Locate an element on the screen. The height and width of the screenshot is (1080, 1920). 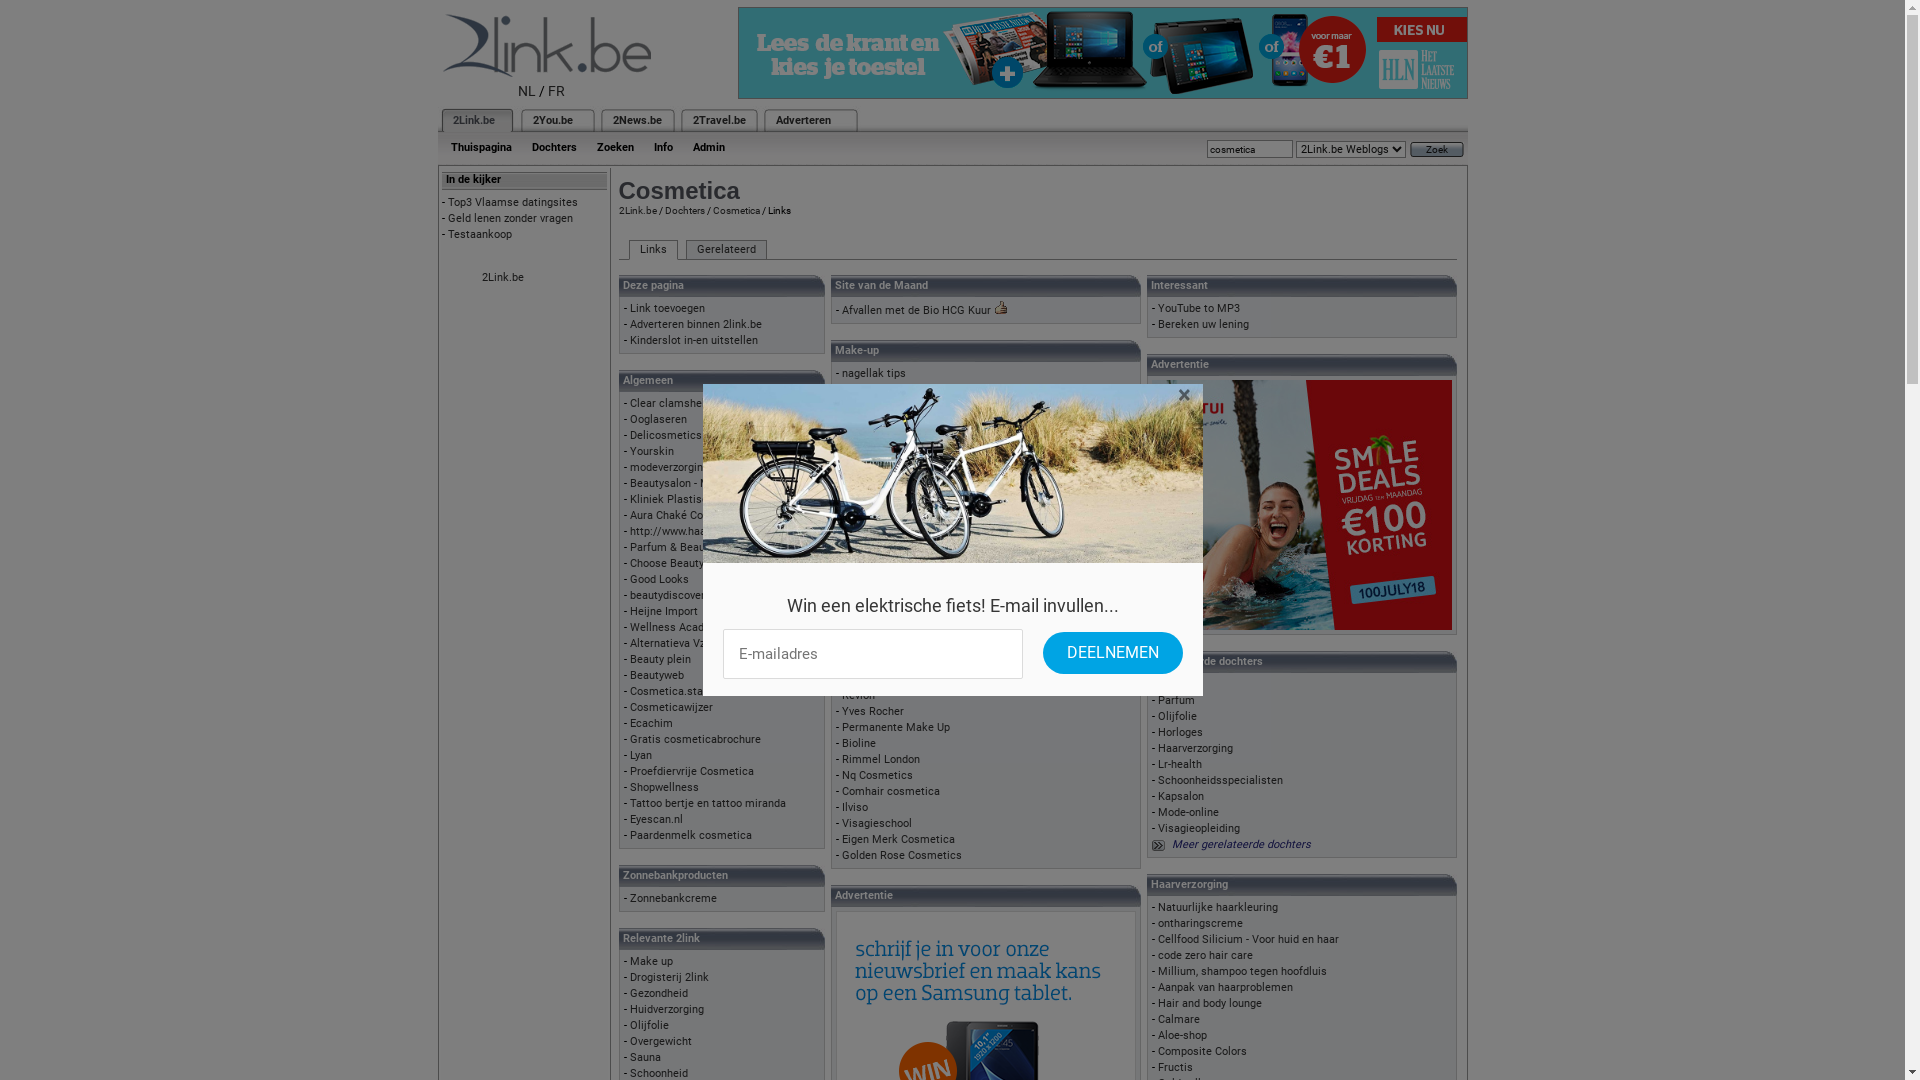
'Zonnebankcreme' is located at coordinates (673, 897).